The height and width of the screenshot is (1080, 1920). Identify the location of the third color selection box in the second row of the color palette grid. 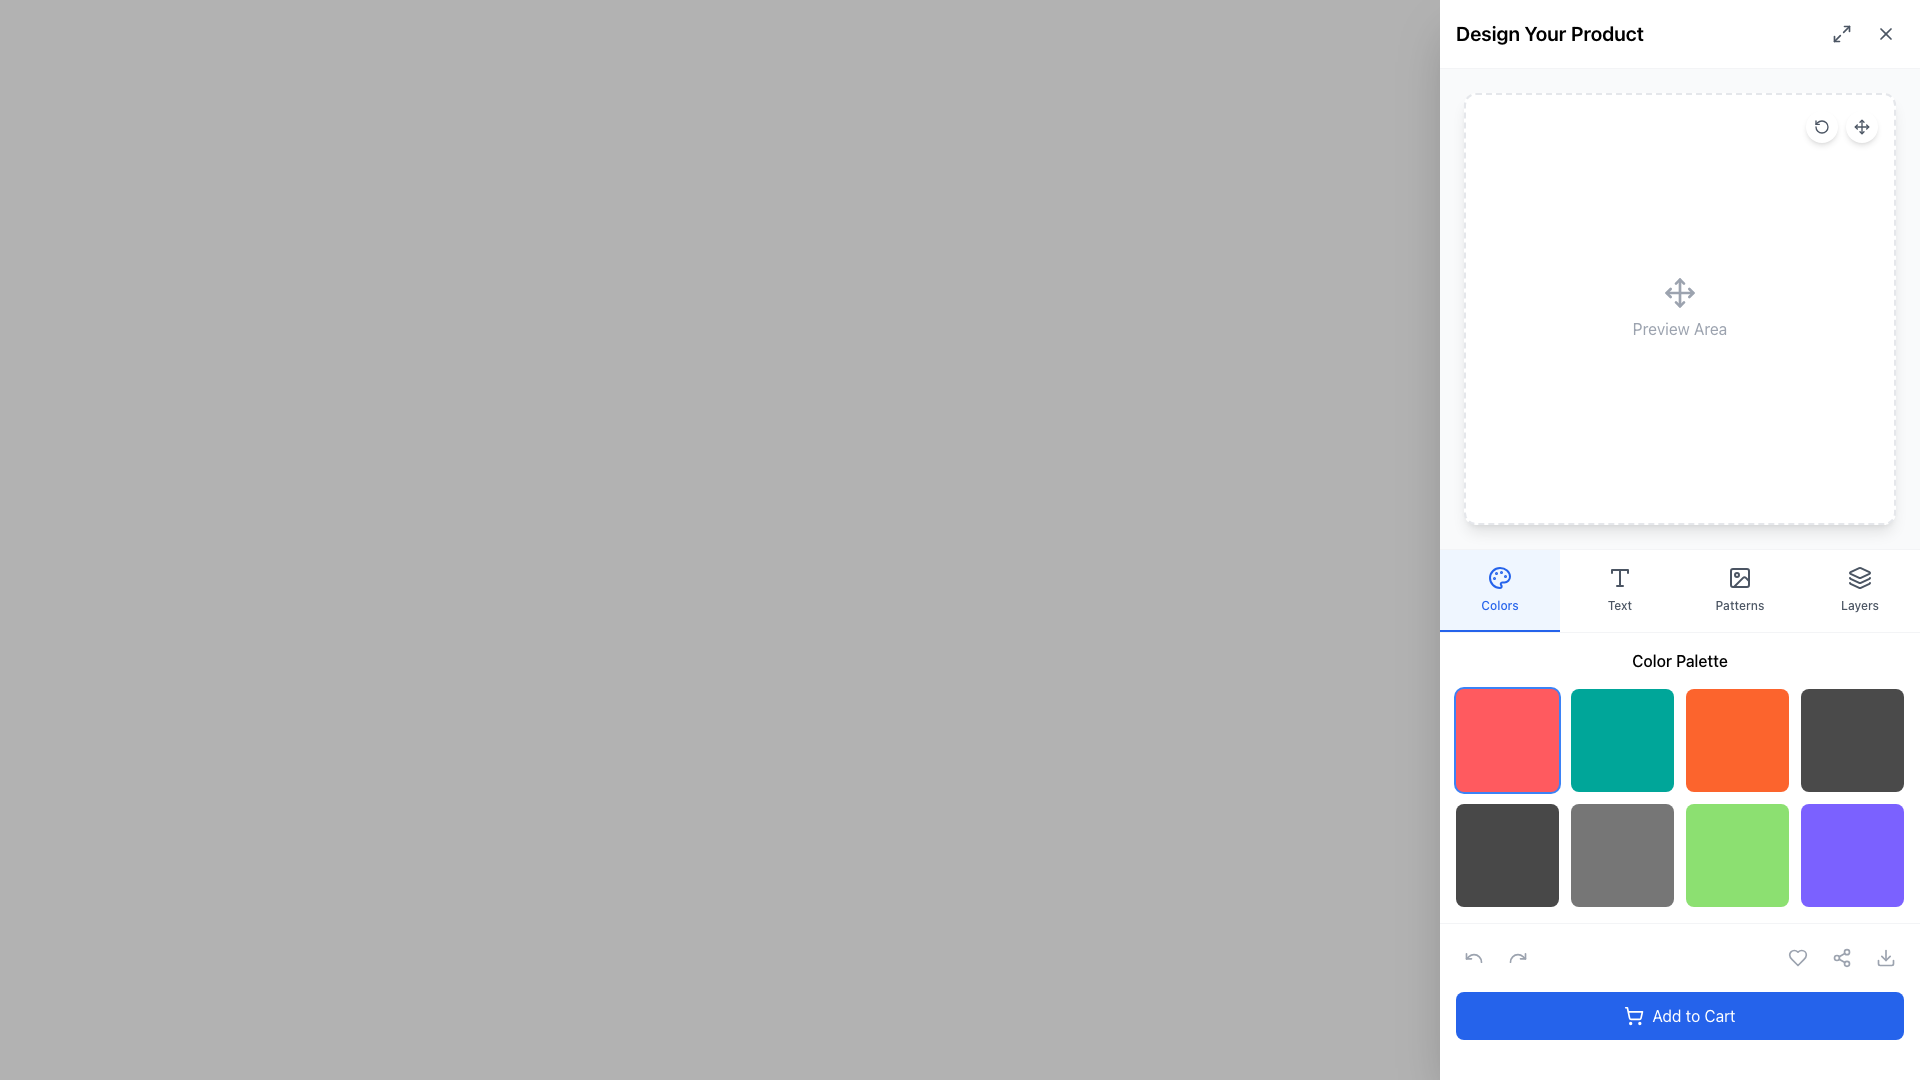
(1736, 855).